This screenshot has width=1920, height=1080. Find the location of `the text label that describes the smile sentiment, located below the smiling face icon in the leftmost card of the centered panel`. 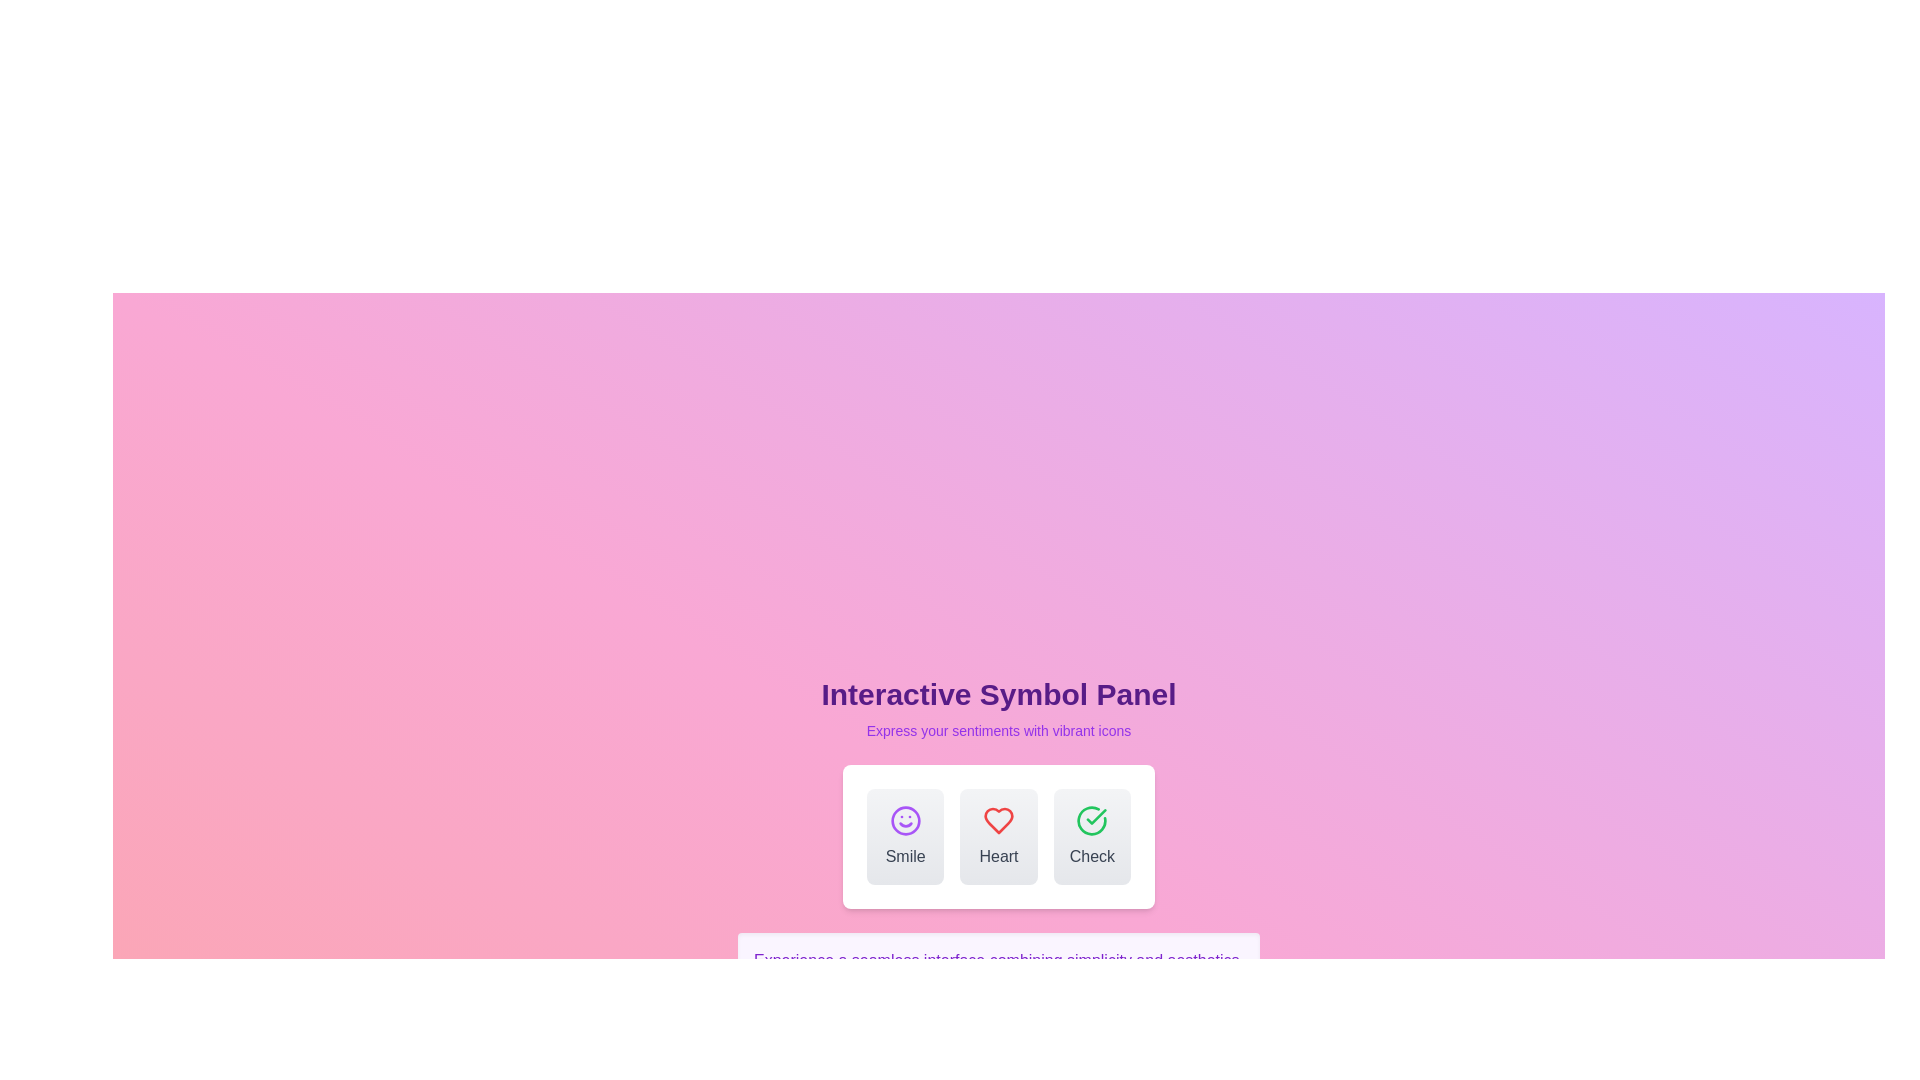

the text label that describes the smile sentiment, located below the smiling face icon in the leftmost card of the centered panel is located at coordinates (904, 855).